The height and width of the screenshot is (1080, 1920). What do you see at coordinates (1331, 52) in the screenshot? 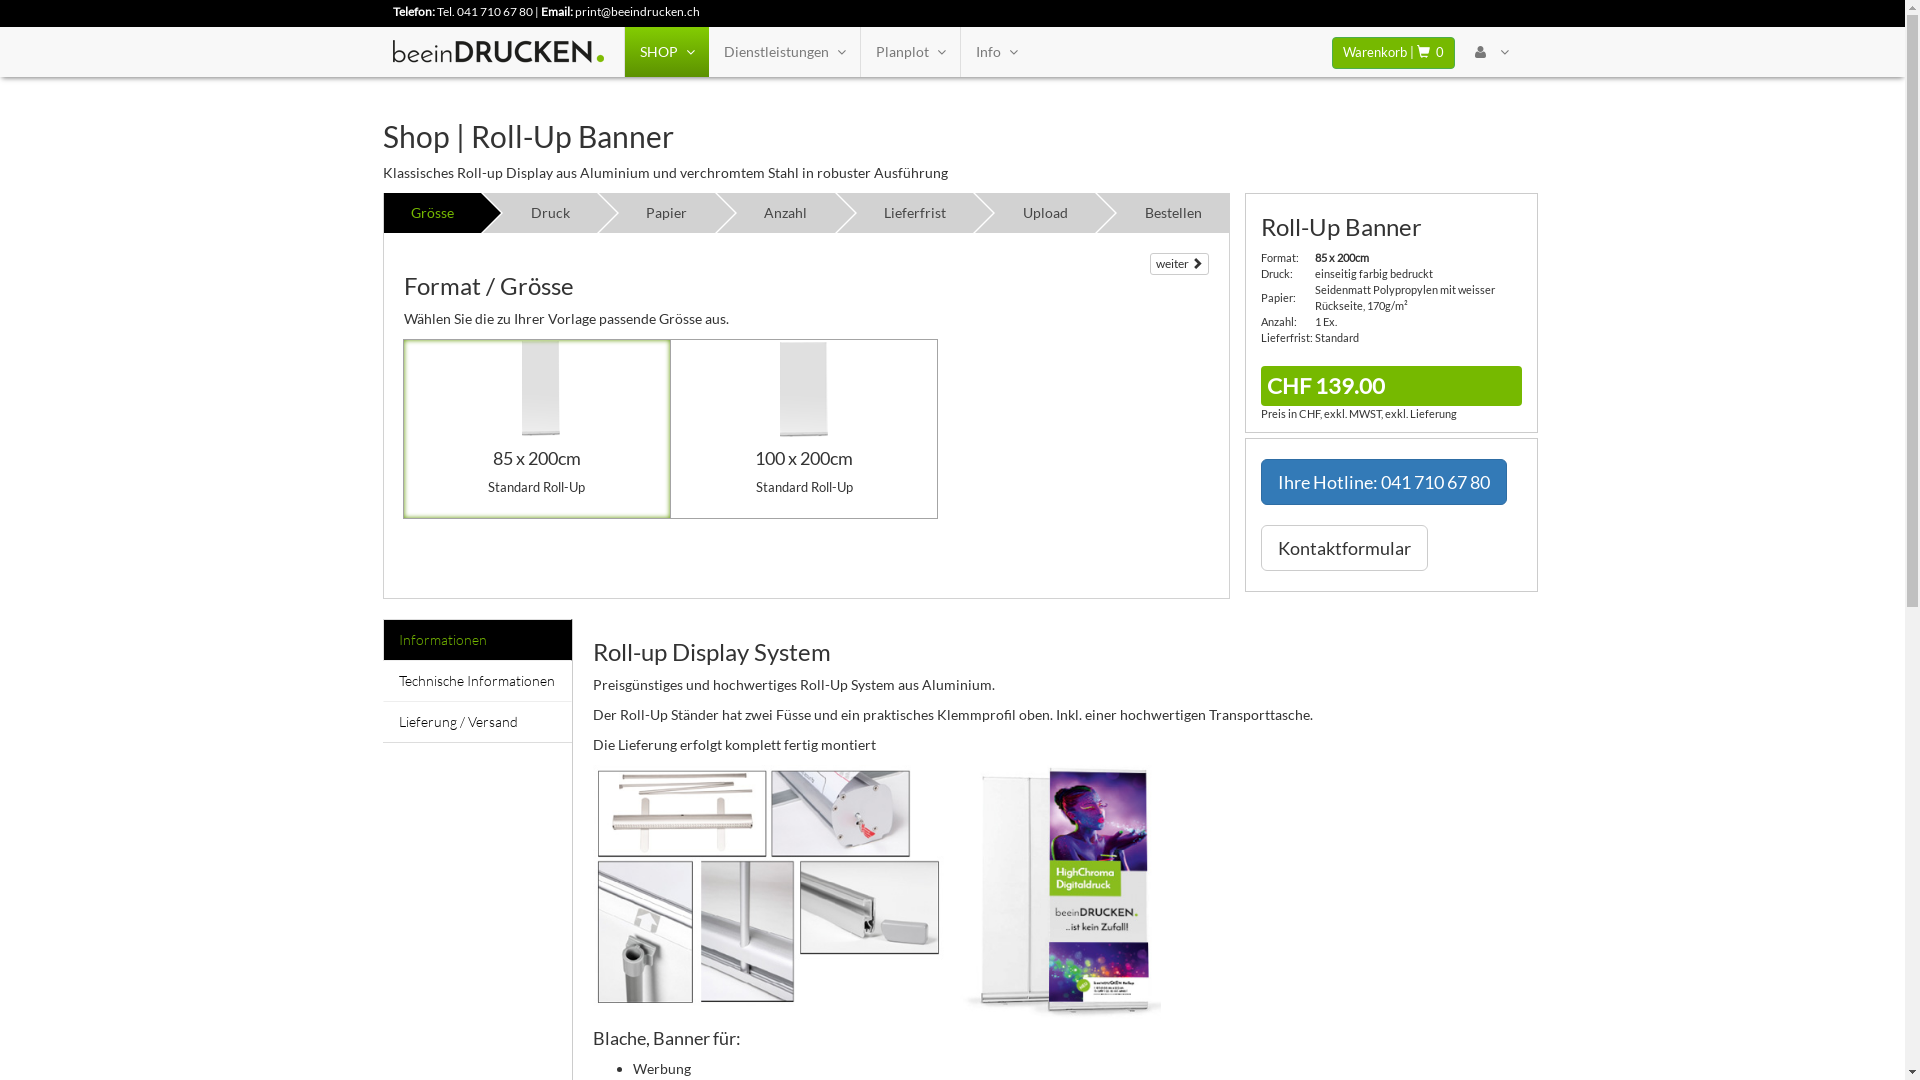
I see `'Warenkorb |   0'` at bounding box center [1331, 52].